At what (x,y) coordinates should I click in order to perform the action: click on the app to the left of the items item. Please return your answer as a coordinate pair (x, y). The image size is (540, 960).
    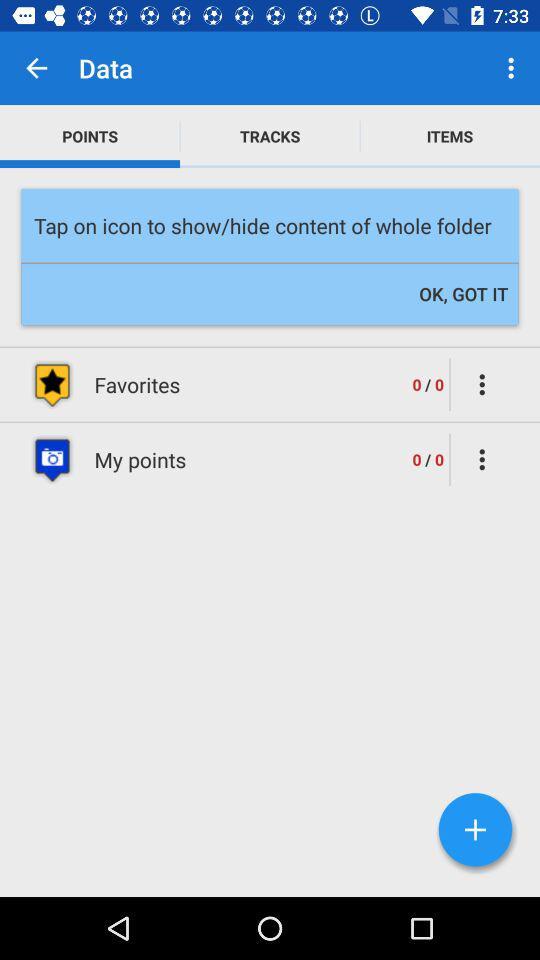
    Looking at the image, I should click on (270, 135).